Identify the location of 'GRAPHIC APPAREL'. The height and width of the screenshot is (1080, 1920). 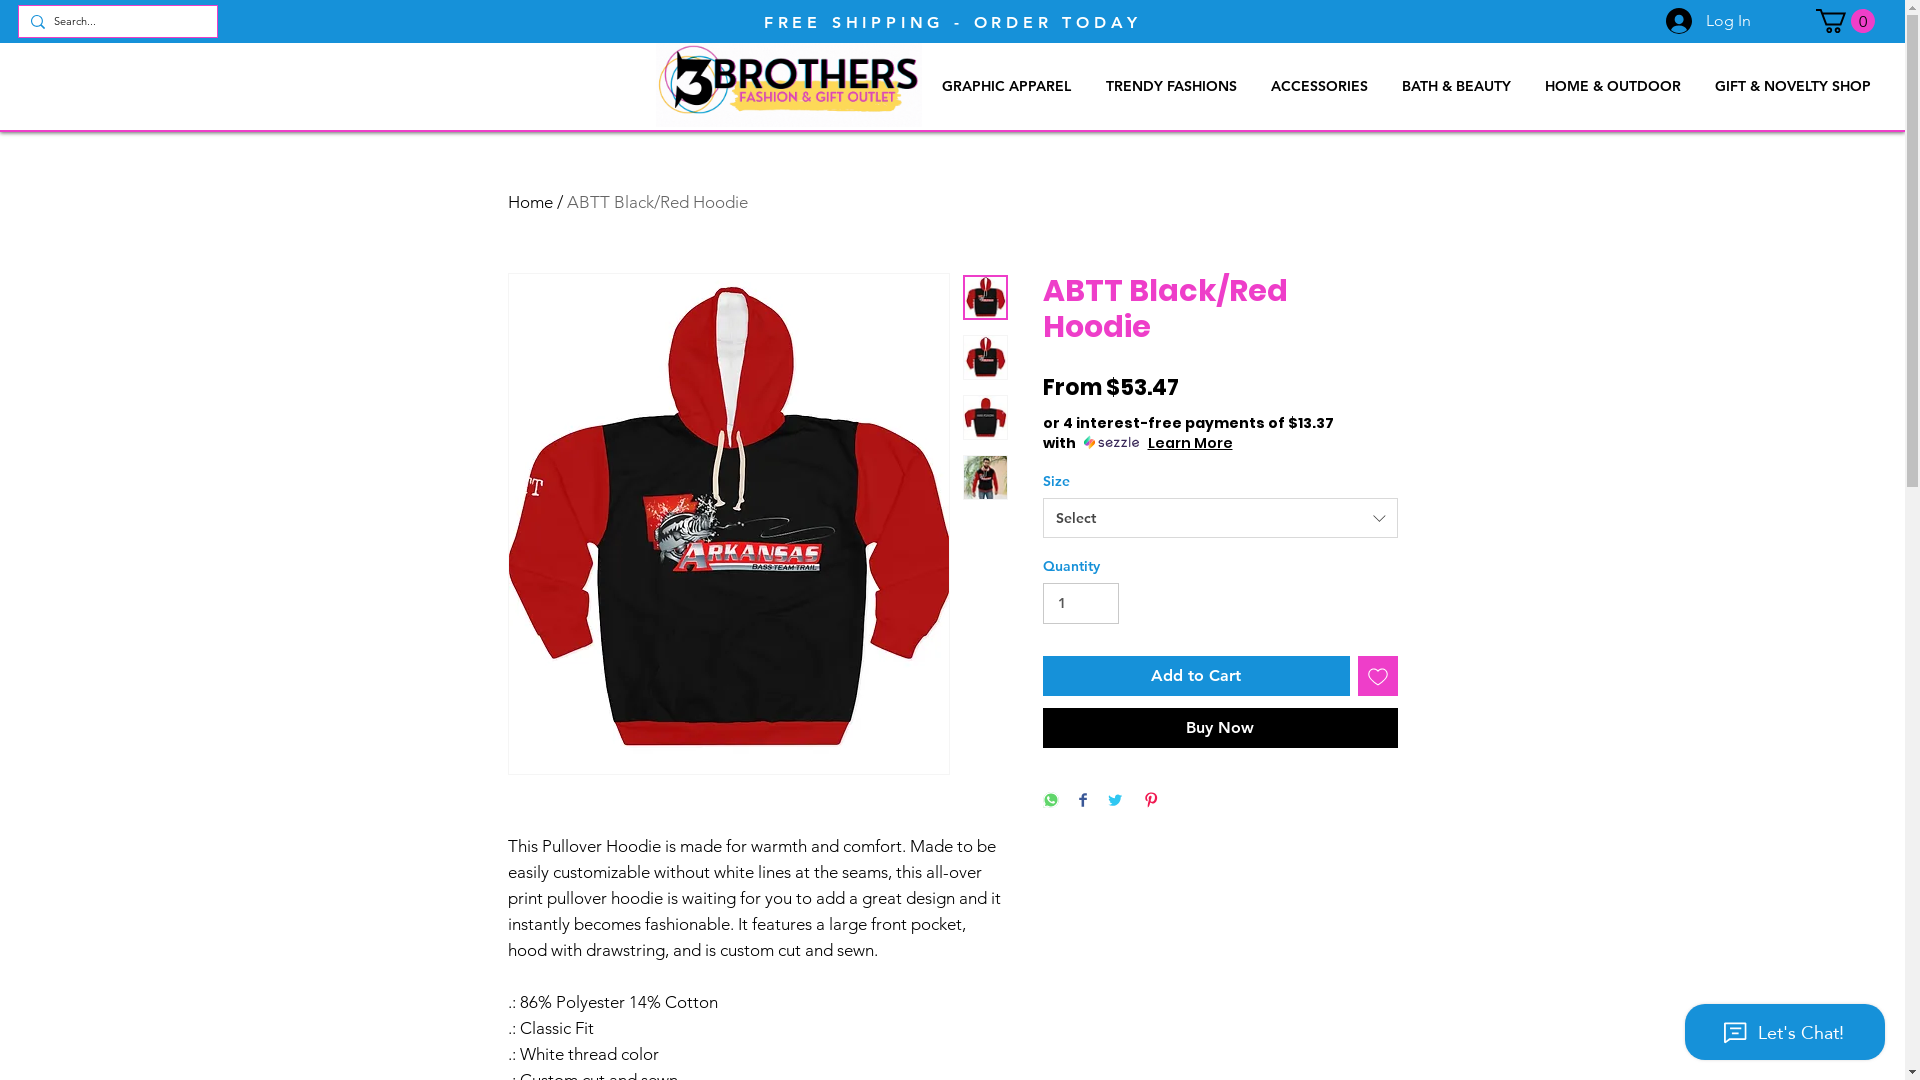
(1006, 84).